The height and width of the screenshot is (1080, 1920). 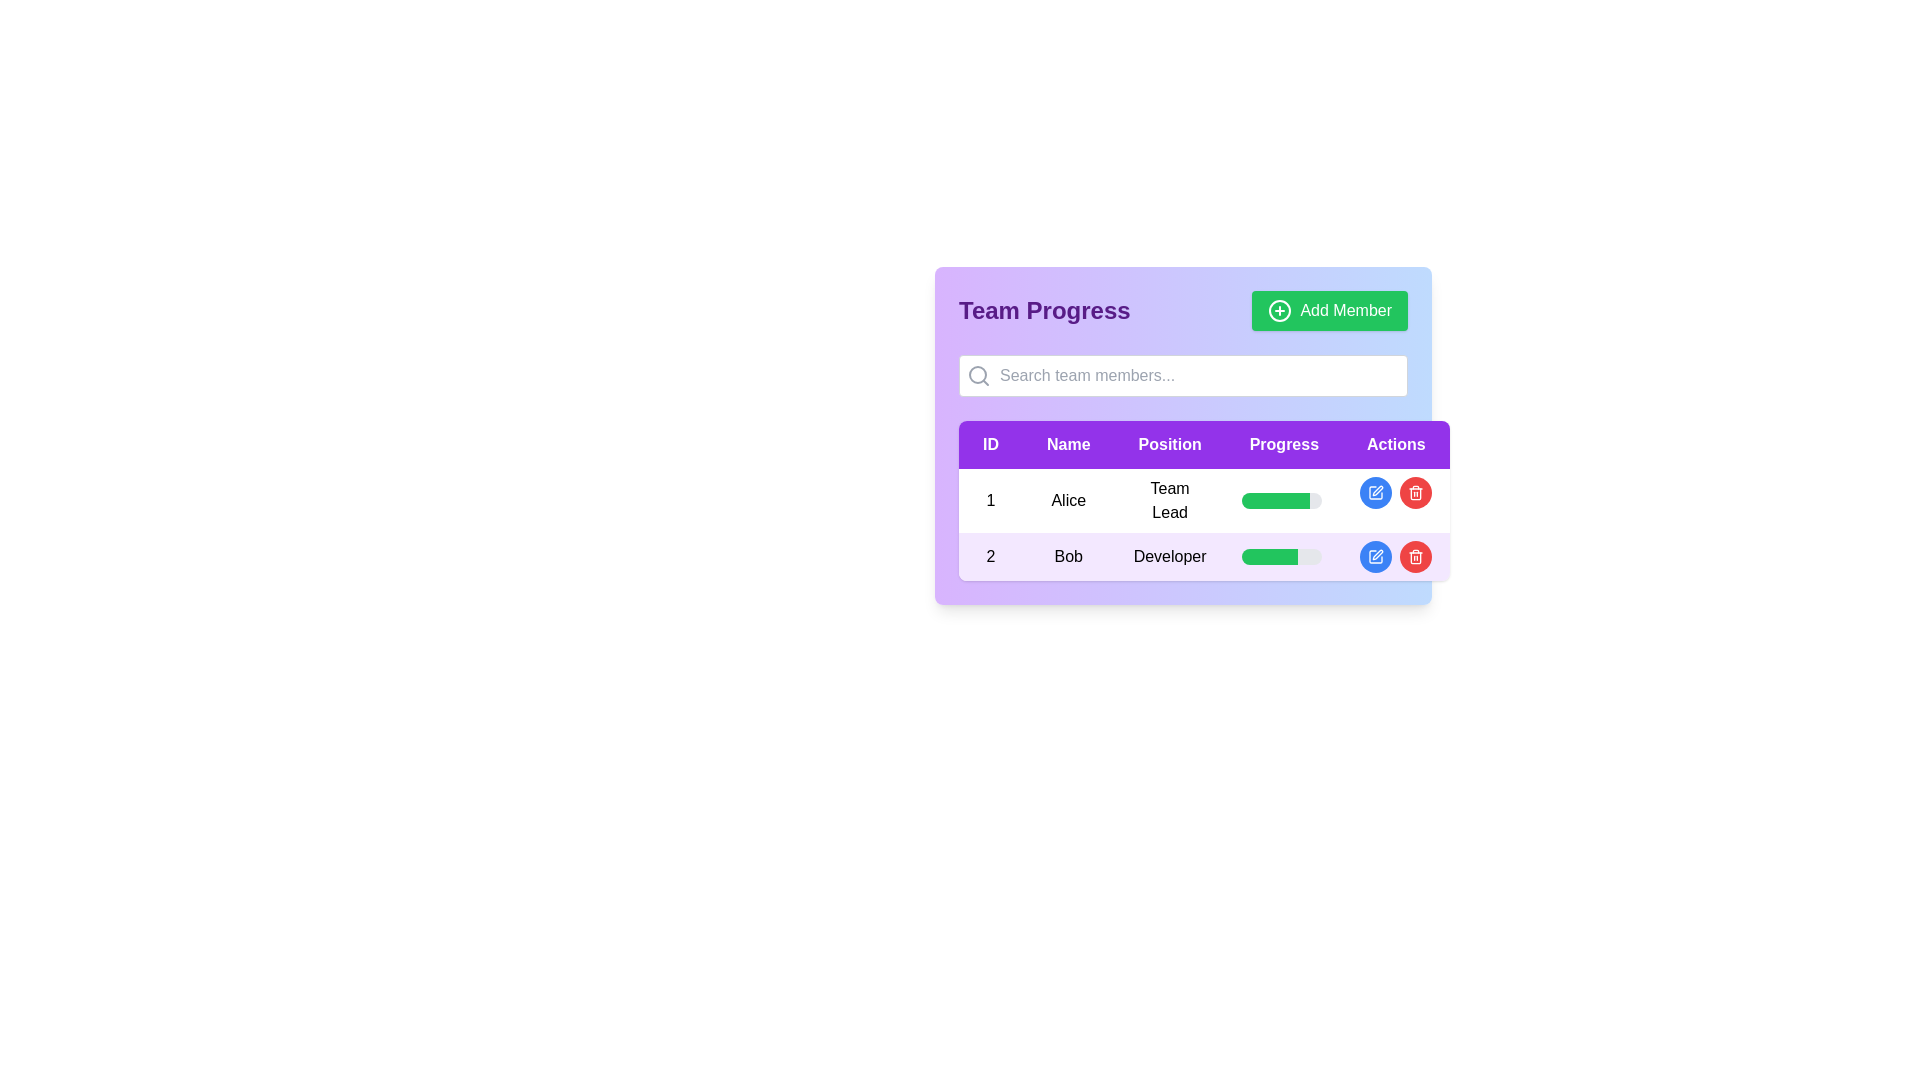 I want to click on the button used to add a new member to the team, located in the top-right corner of the 'Team Progress' section, adjacent to the 'Team Progress' title, so click(x=1330, y=311).